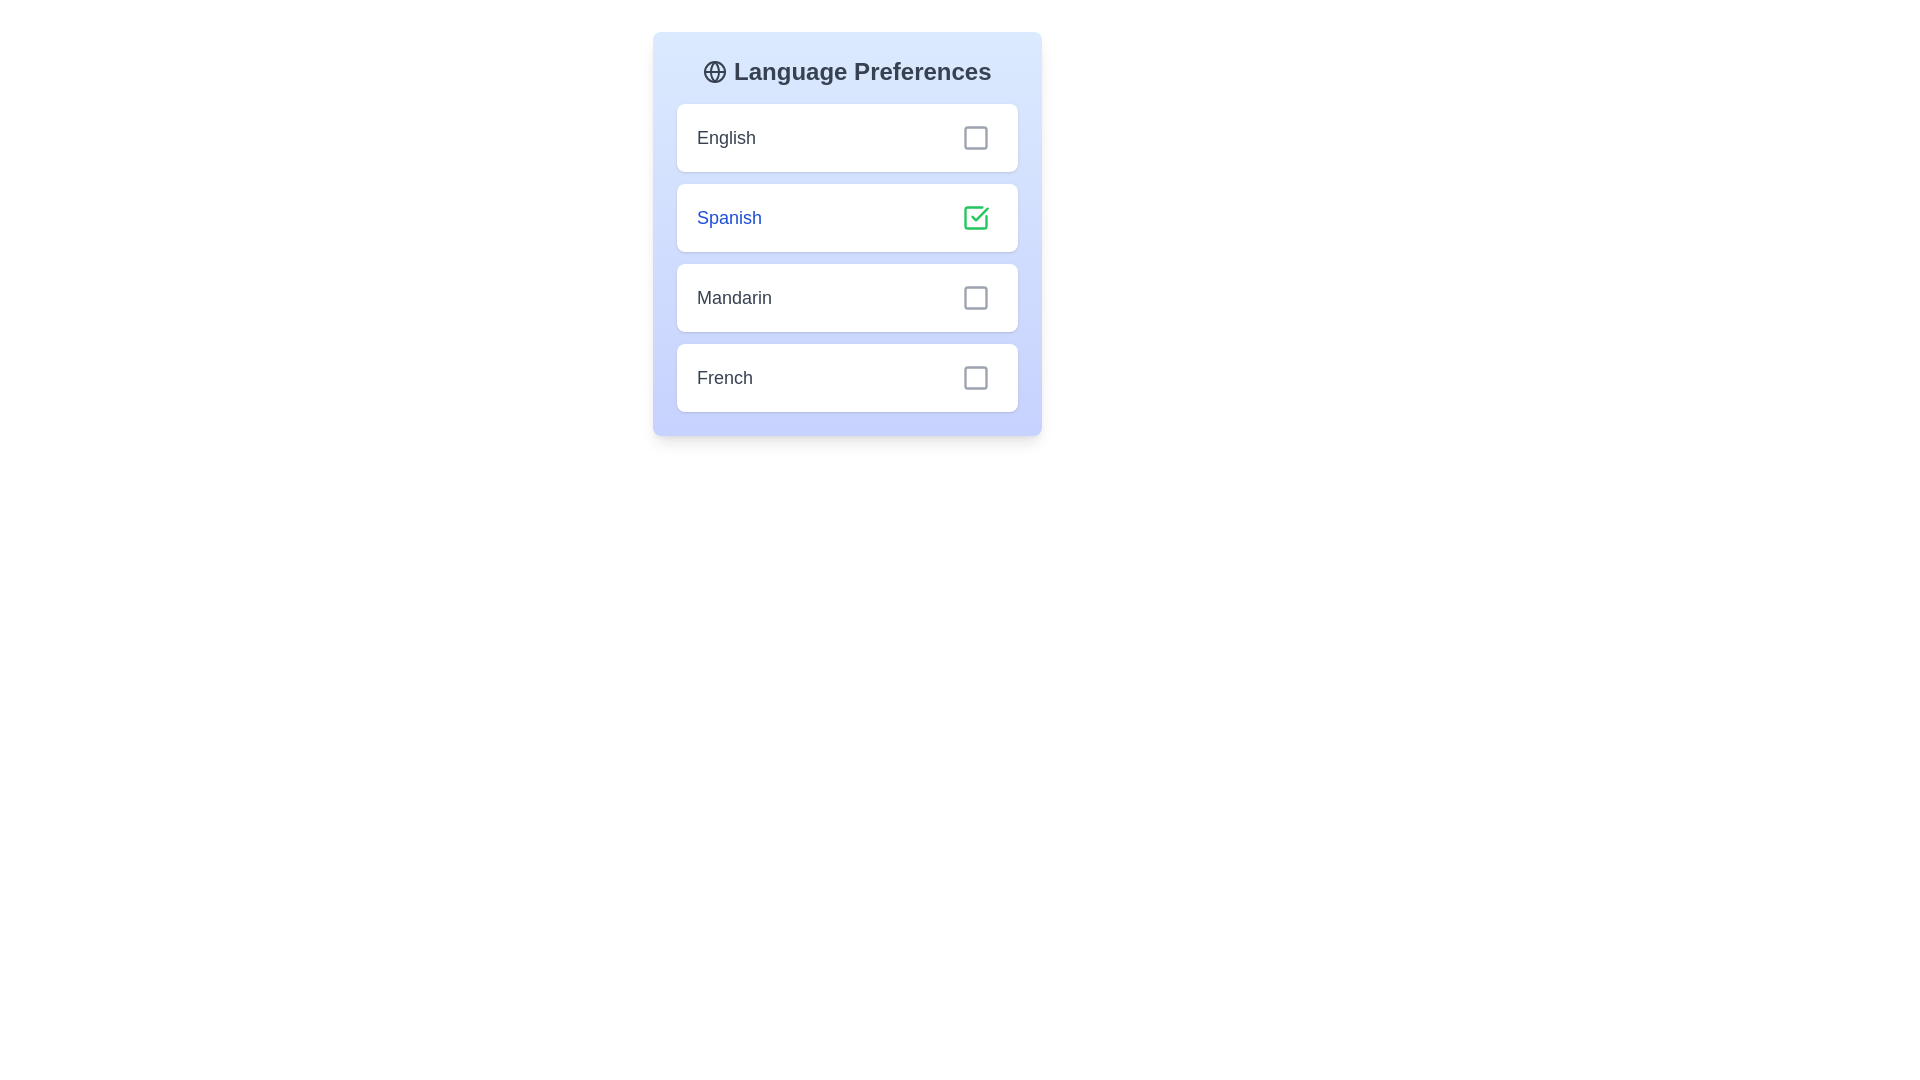 The image size is (1920, 1080). What do you see at coordinates (847, 378) in the screenshot?
I see `the 'French' checkbox in the Language Preferences section` at bounding box center [847, 378].